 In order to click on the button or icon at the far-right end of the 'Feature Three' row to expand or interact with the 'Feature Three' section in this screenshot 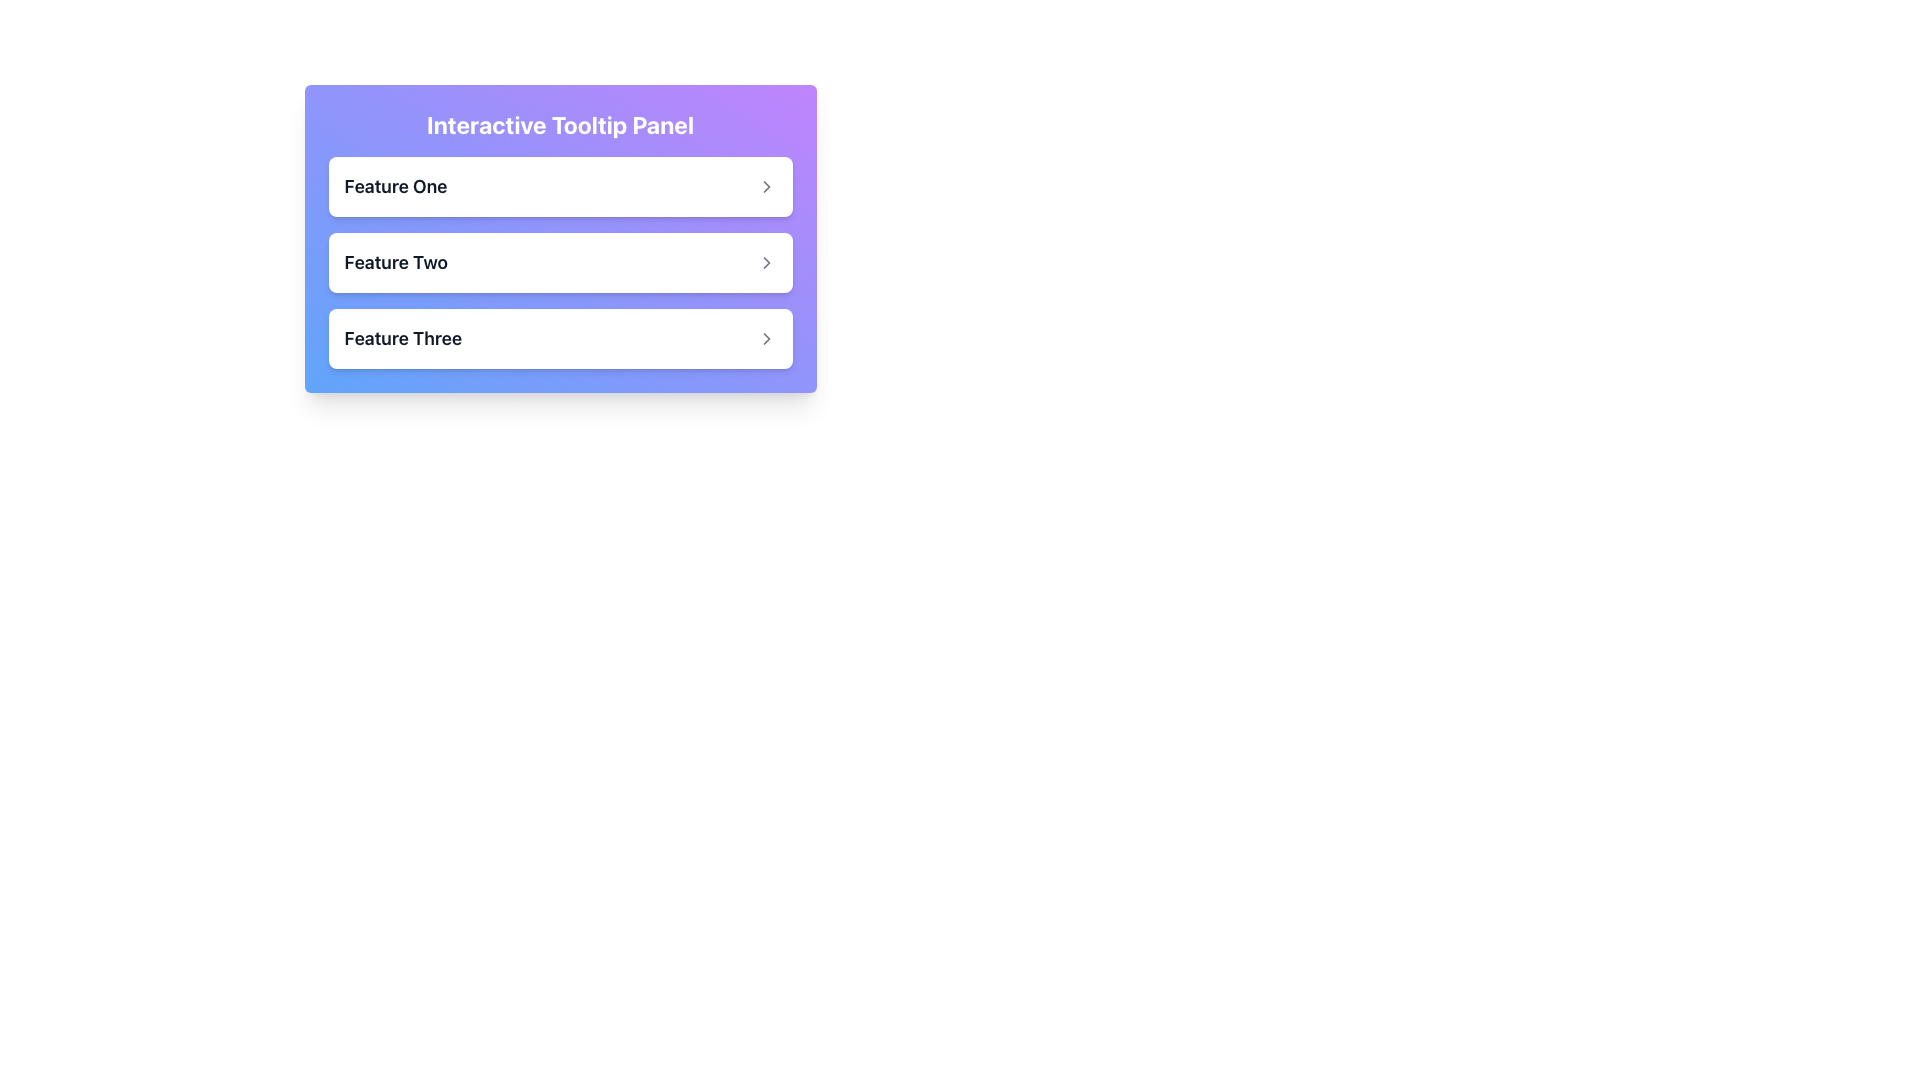, I will do `click(765, 338)`.